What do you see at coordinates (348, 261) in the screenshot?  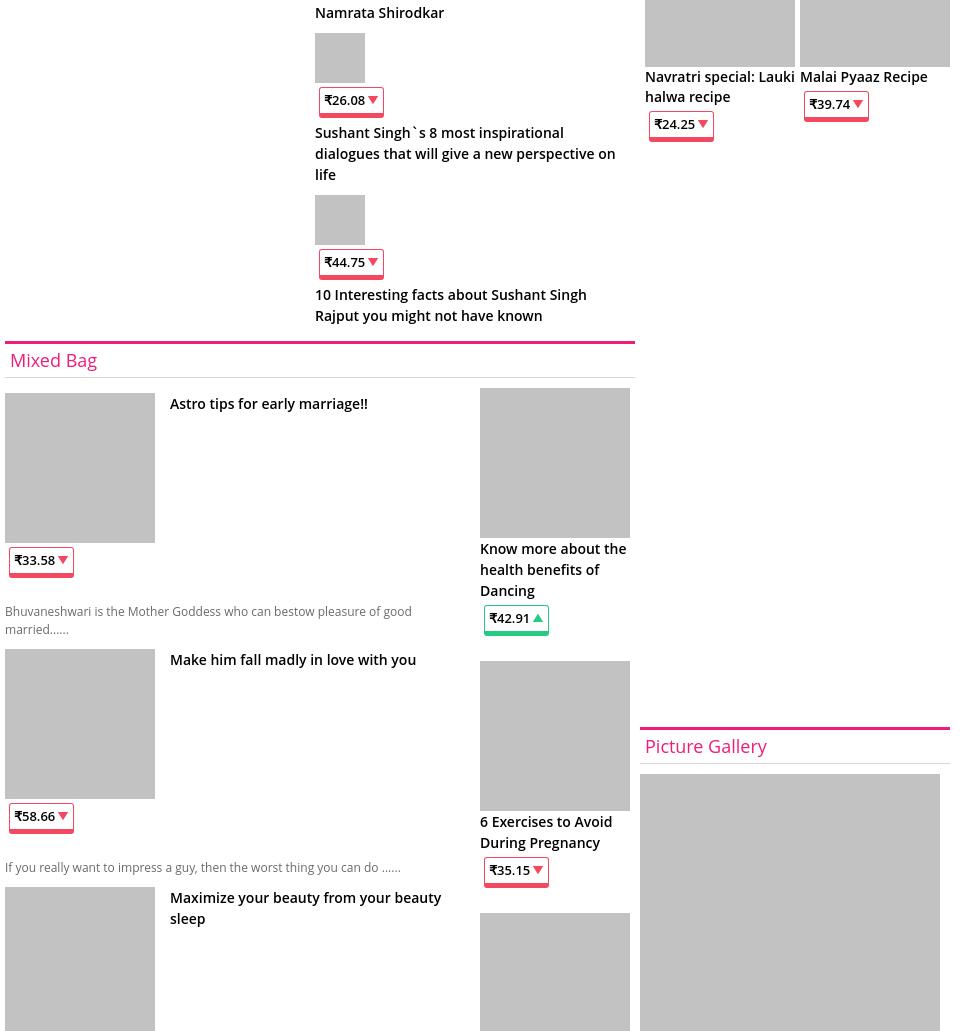 I see `'44.75'` at bounding box center [348, 261].